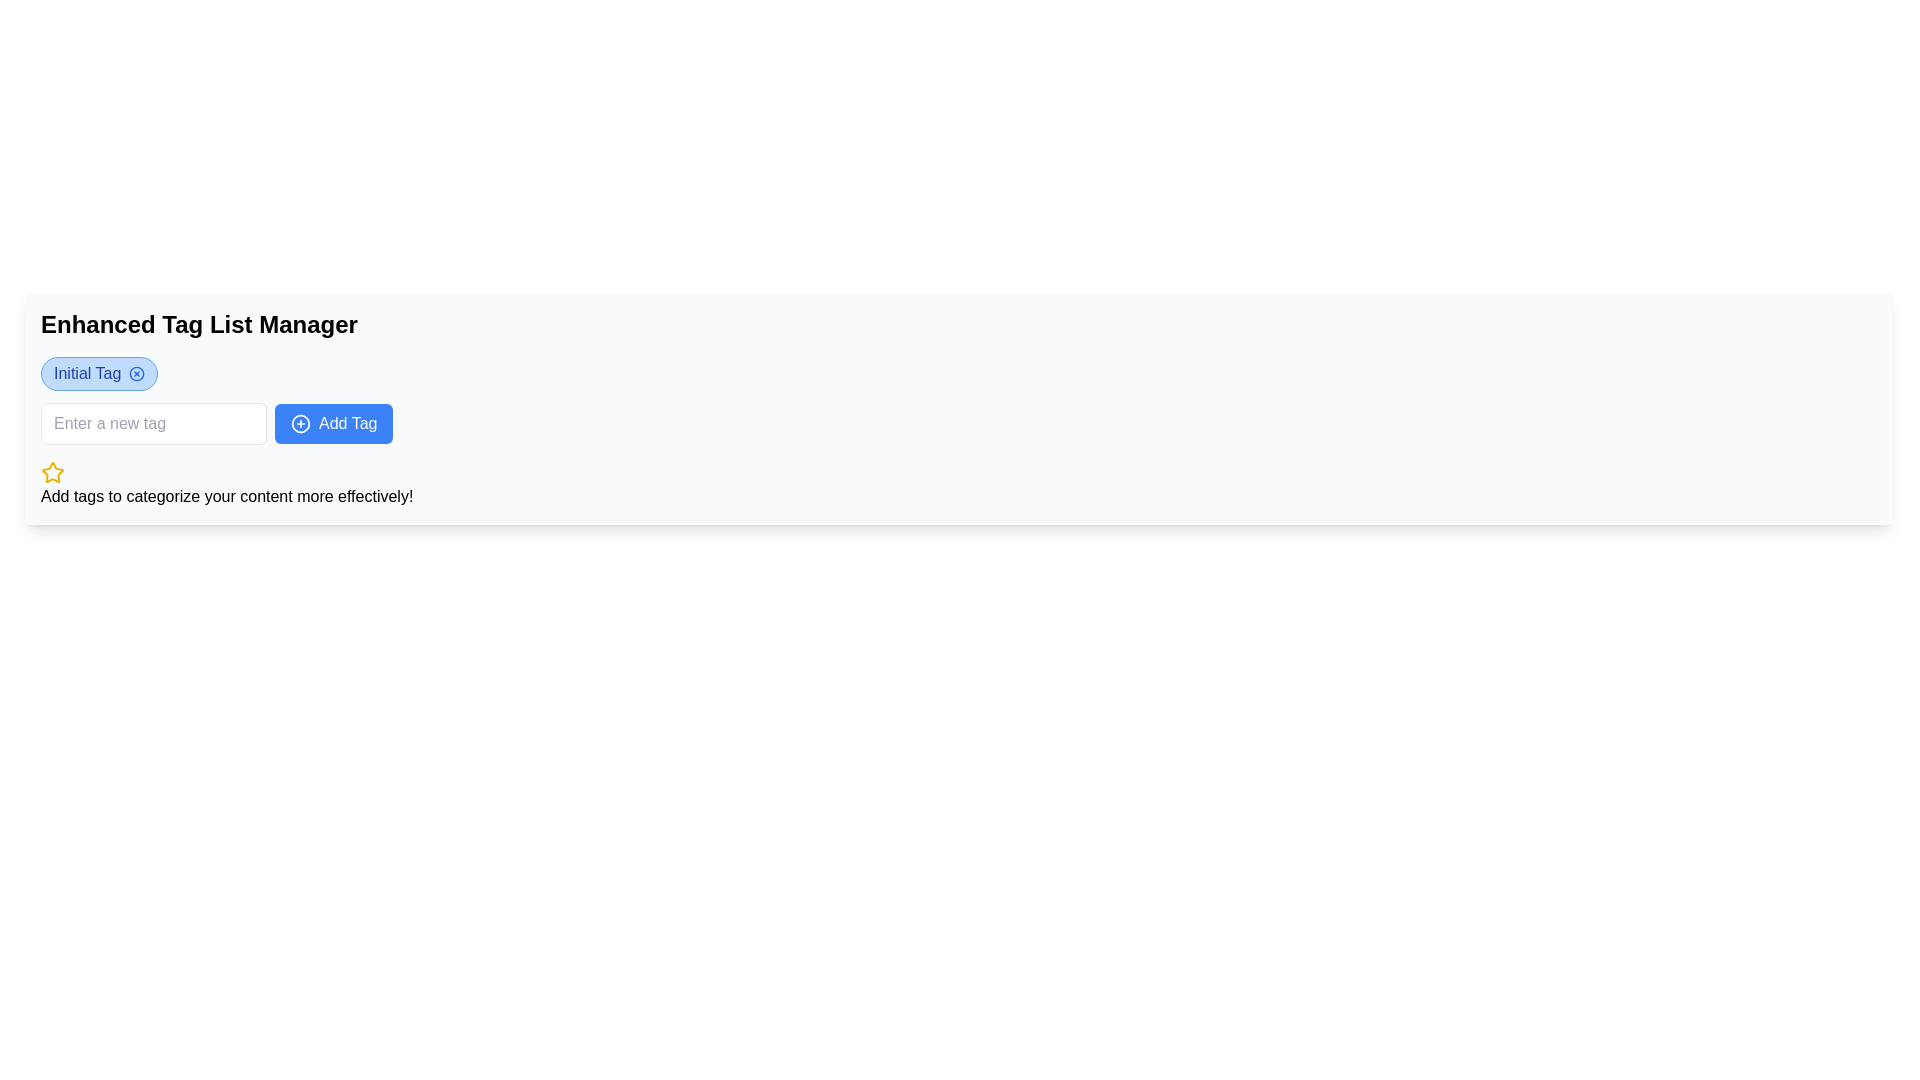 This screenshot has height=1080, width=1920. I want to click on the SVG graphic star icon with a yellow fill located in the bottom-left section of the interface, underneath the text input and button group, so click(52, 472).